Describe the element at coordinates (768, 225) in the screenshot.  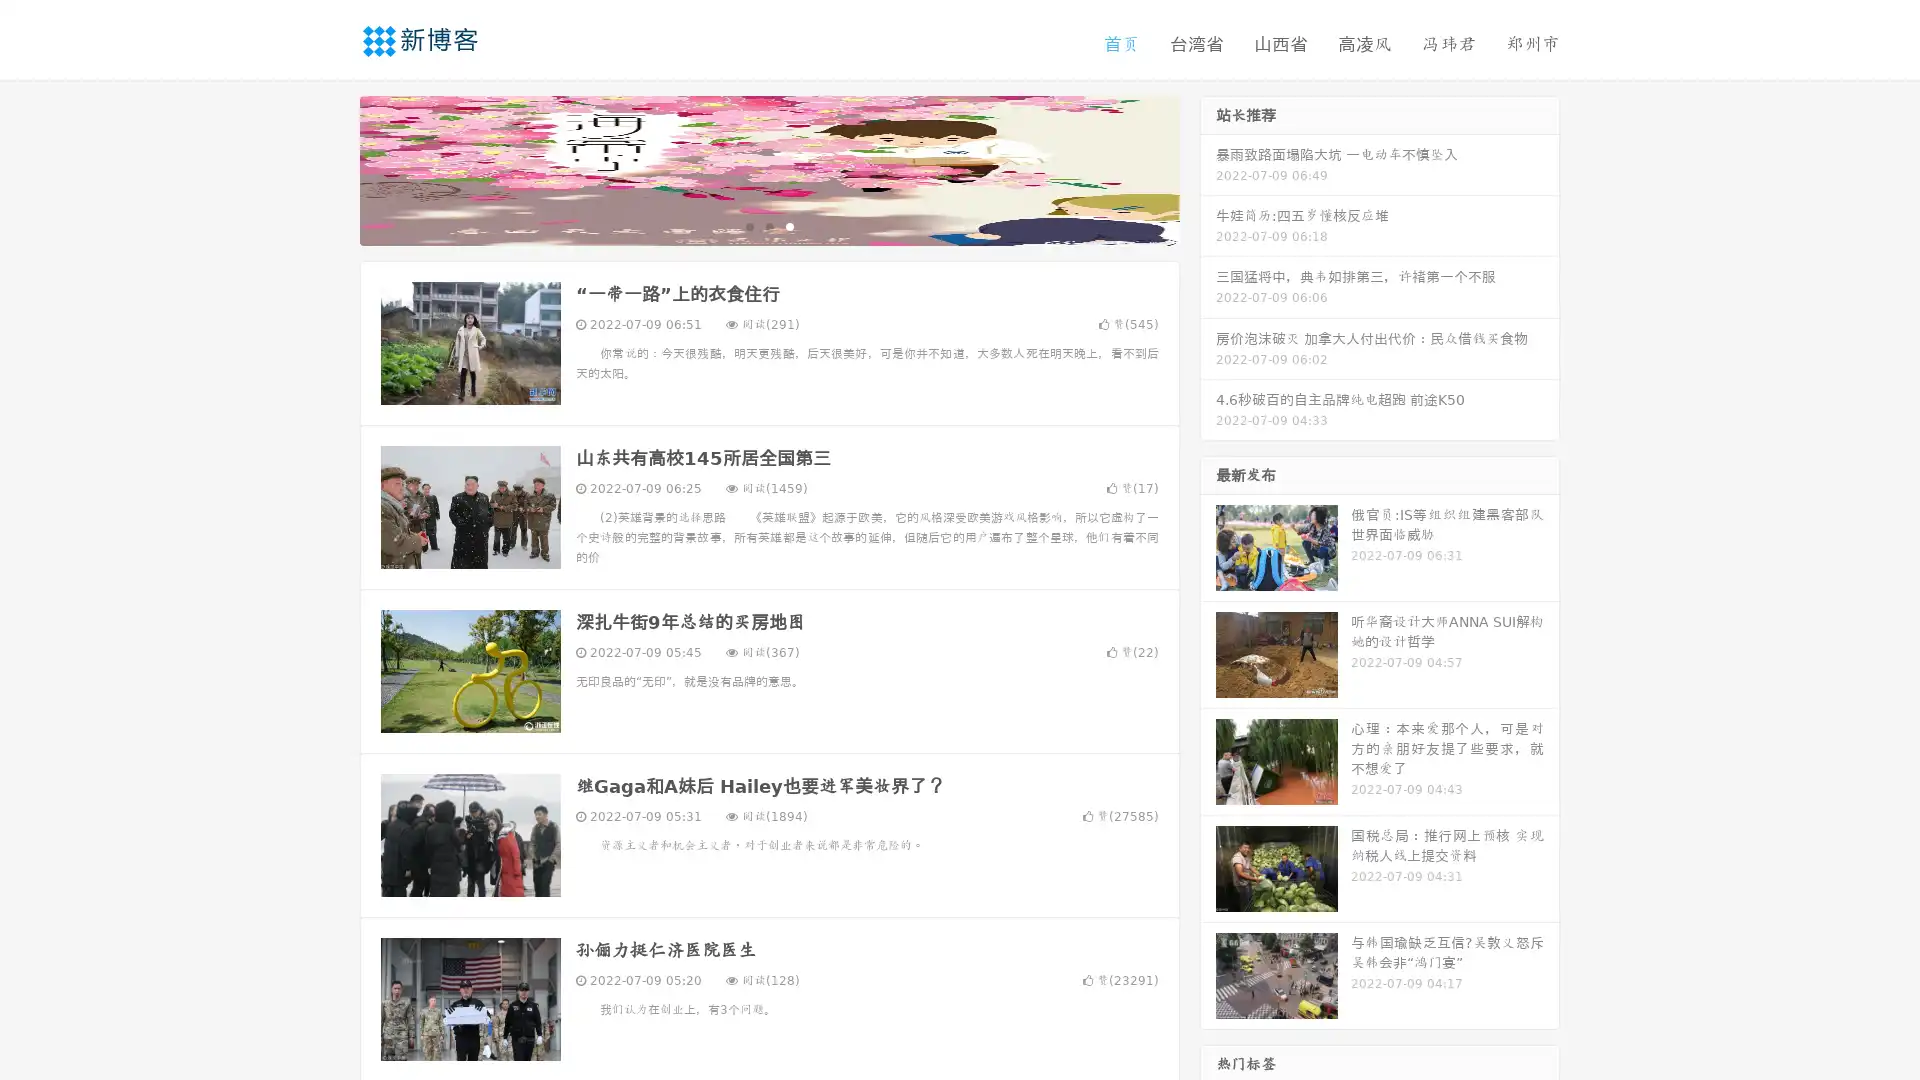
I see `Go to slide 2` at that location.